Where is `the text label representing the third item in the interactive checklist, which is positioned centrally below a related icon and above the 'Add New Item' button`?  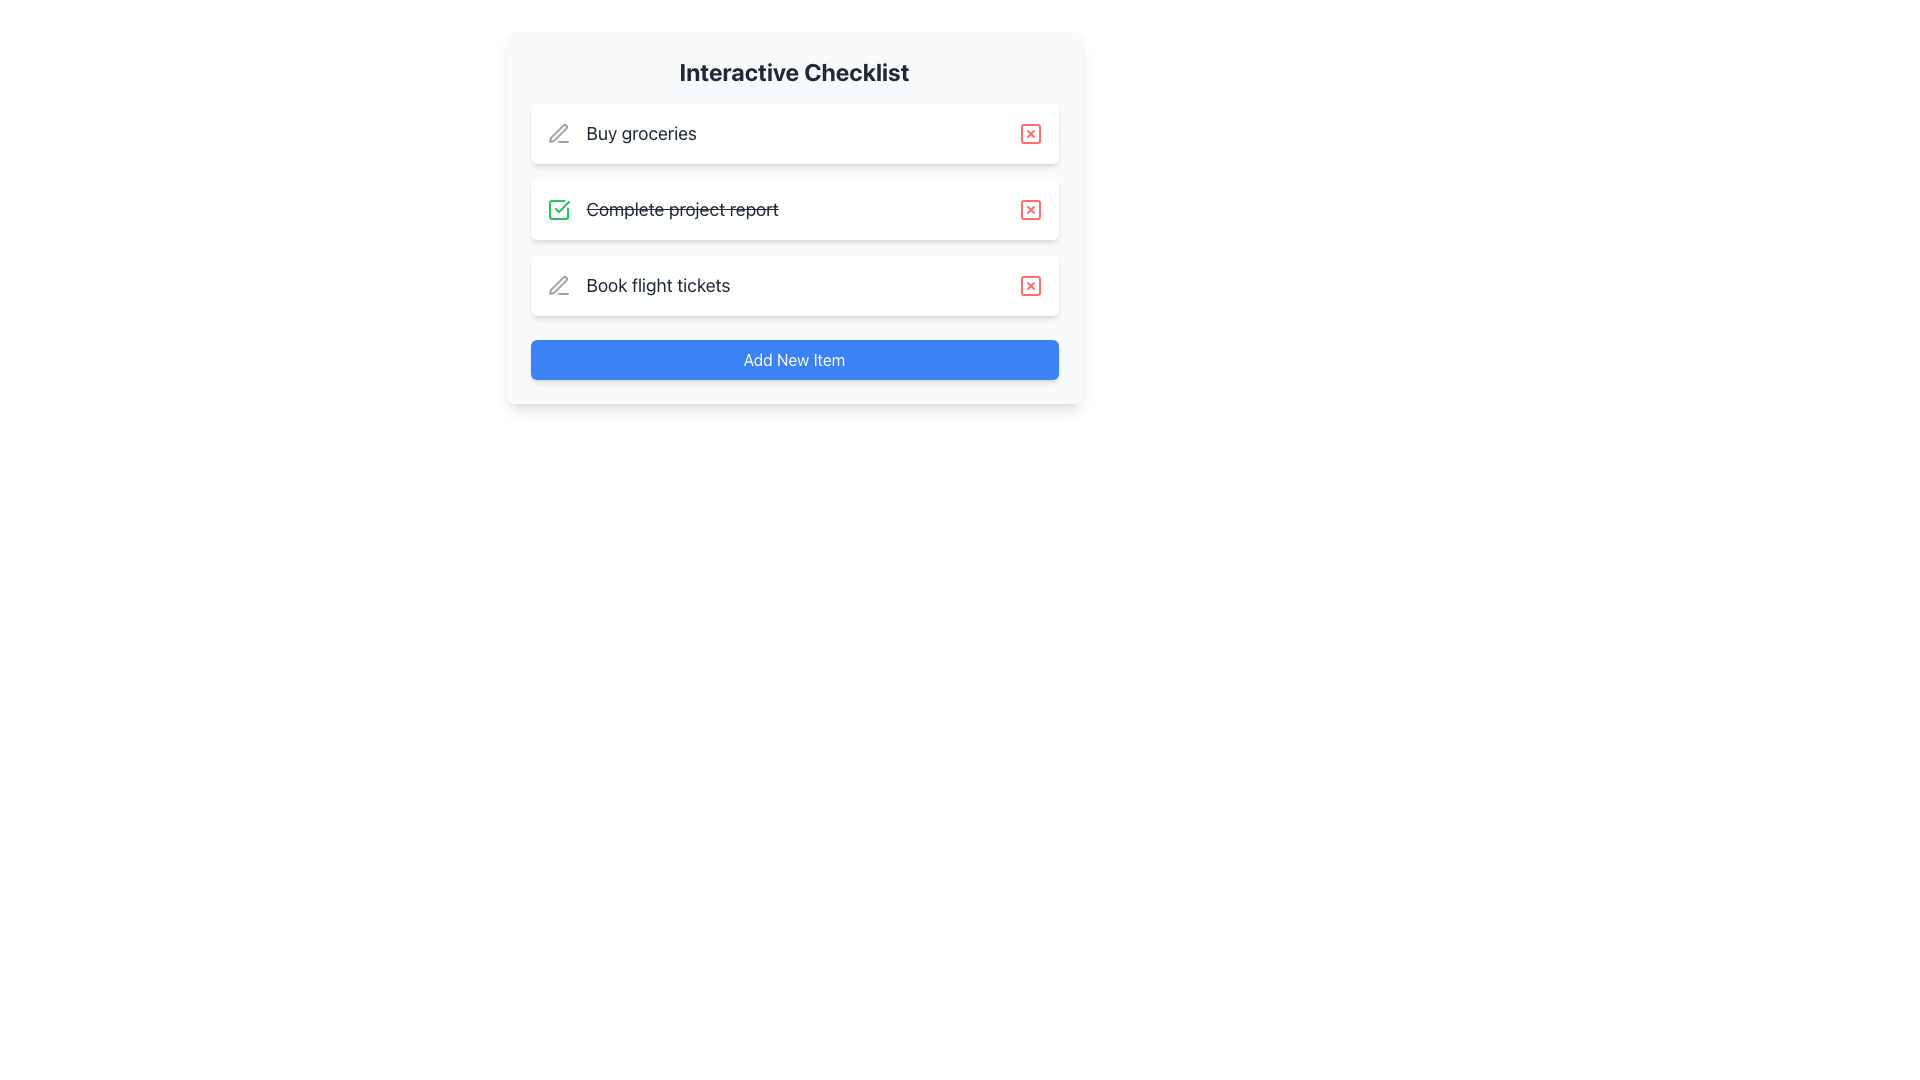
the text label representing the third item in the interactive checklist, which is positioned centrally below a related icon and above the 'Add New Item' button is located at coordinates (658, 285).